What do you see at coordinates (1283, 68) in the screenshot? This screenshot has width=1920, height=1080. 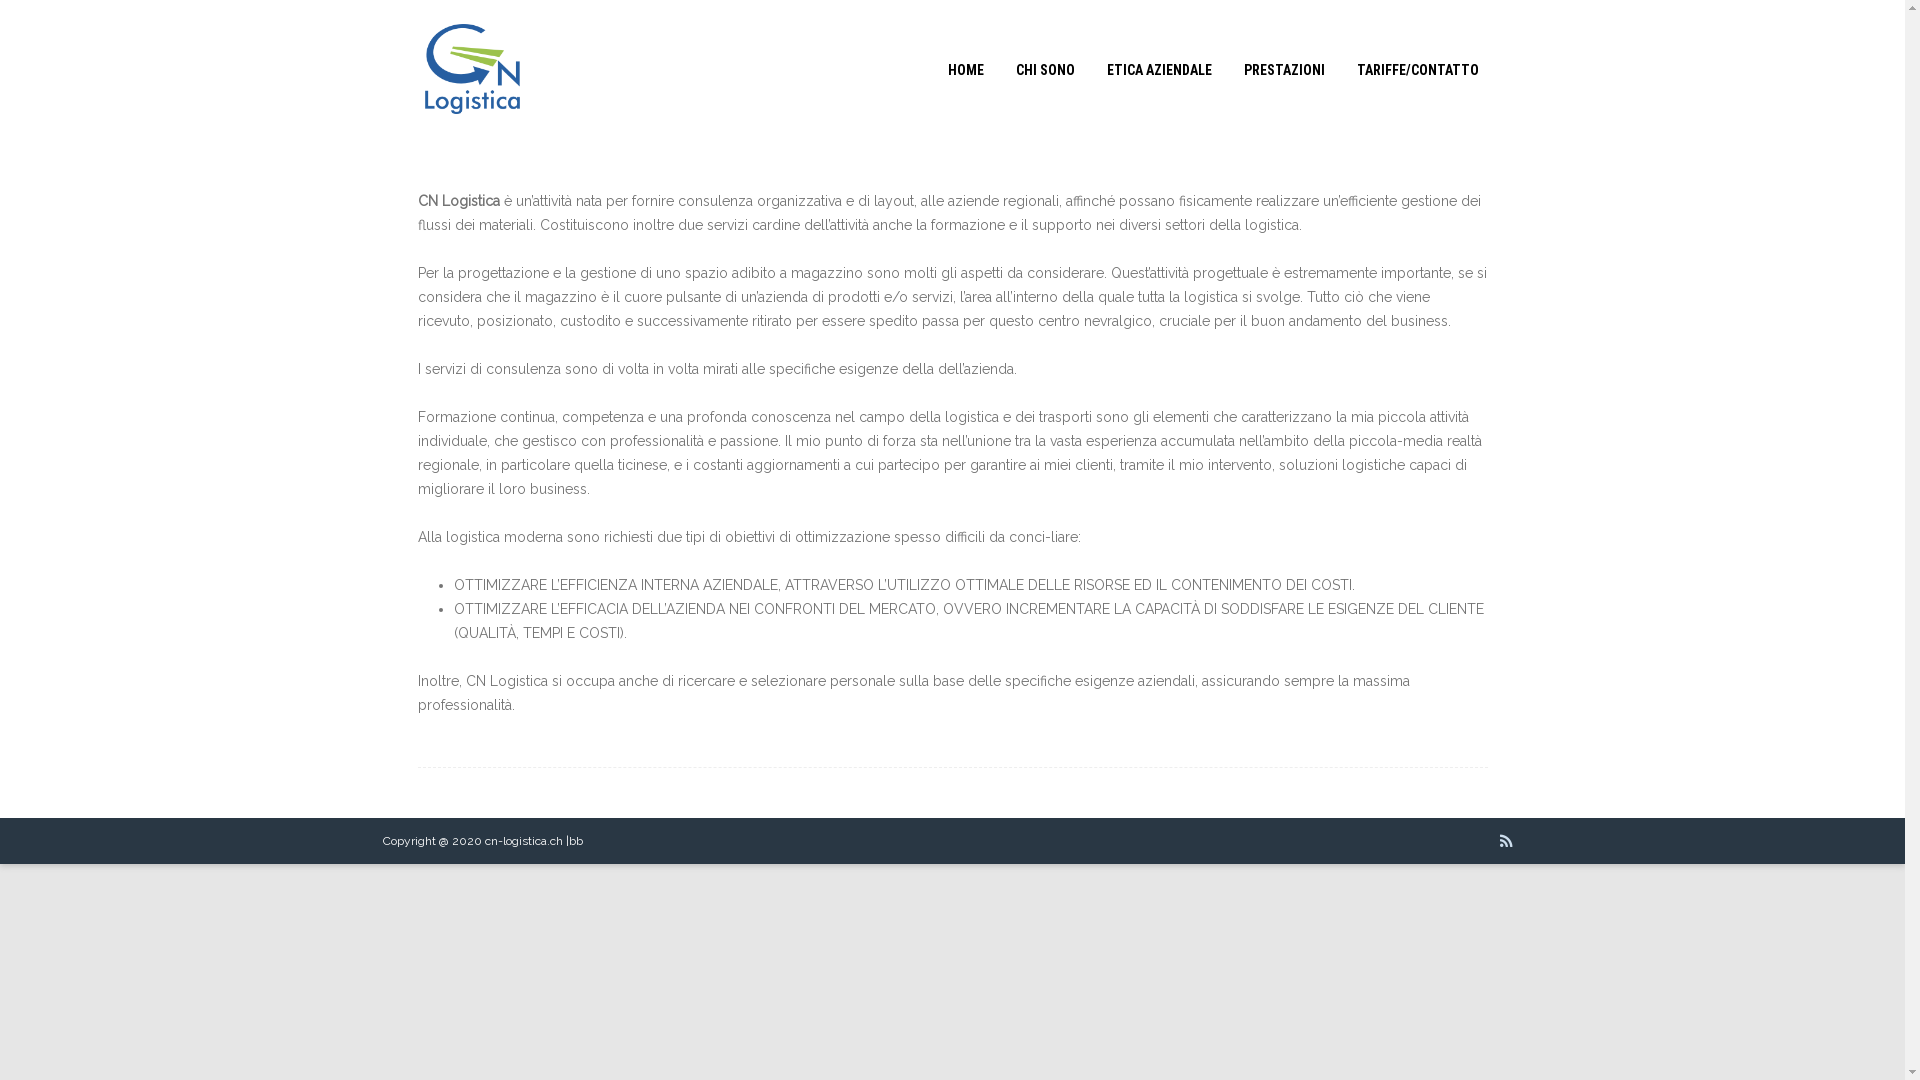 I see `'PRESTAZIONI'` at bounding box center [1283, 68].